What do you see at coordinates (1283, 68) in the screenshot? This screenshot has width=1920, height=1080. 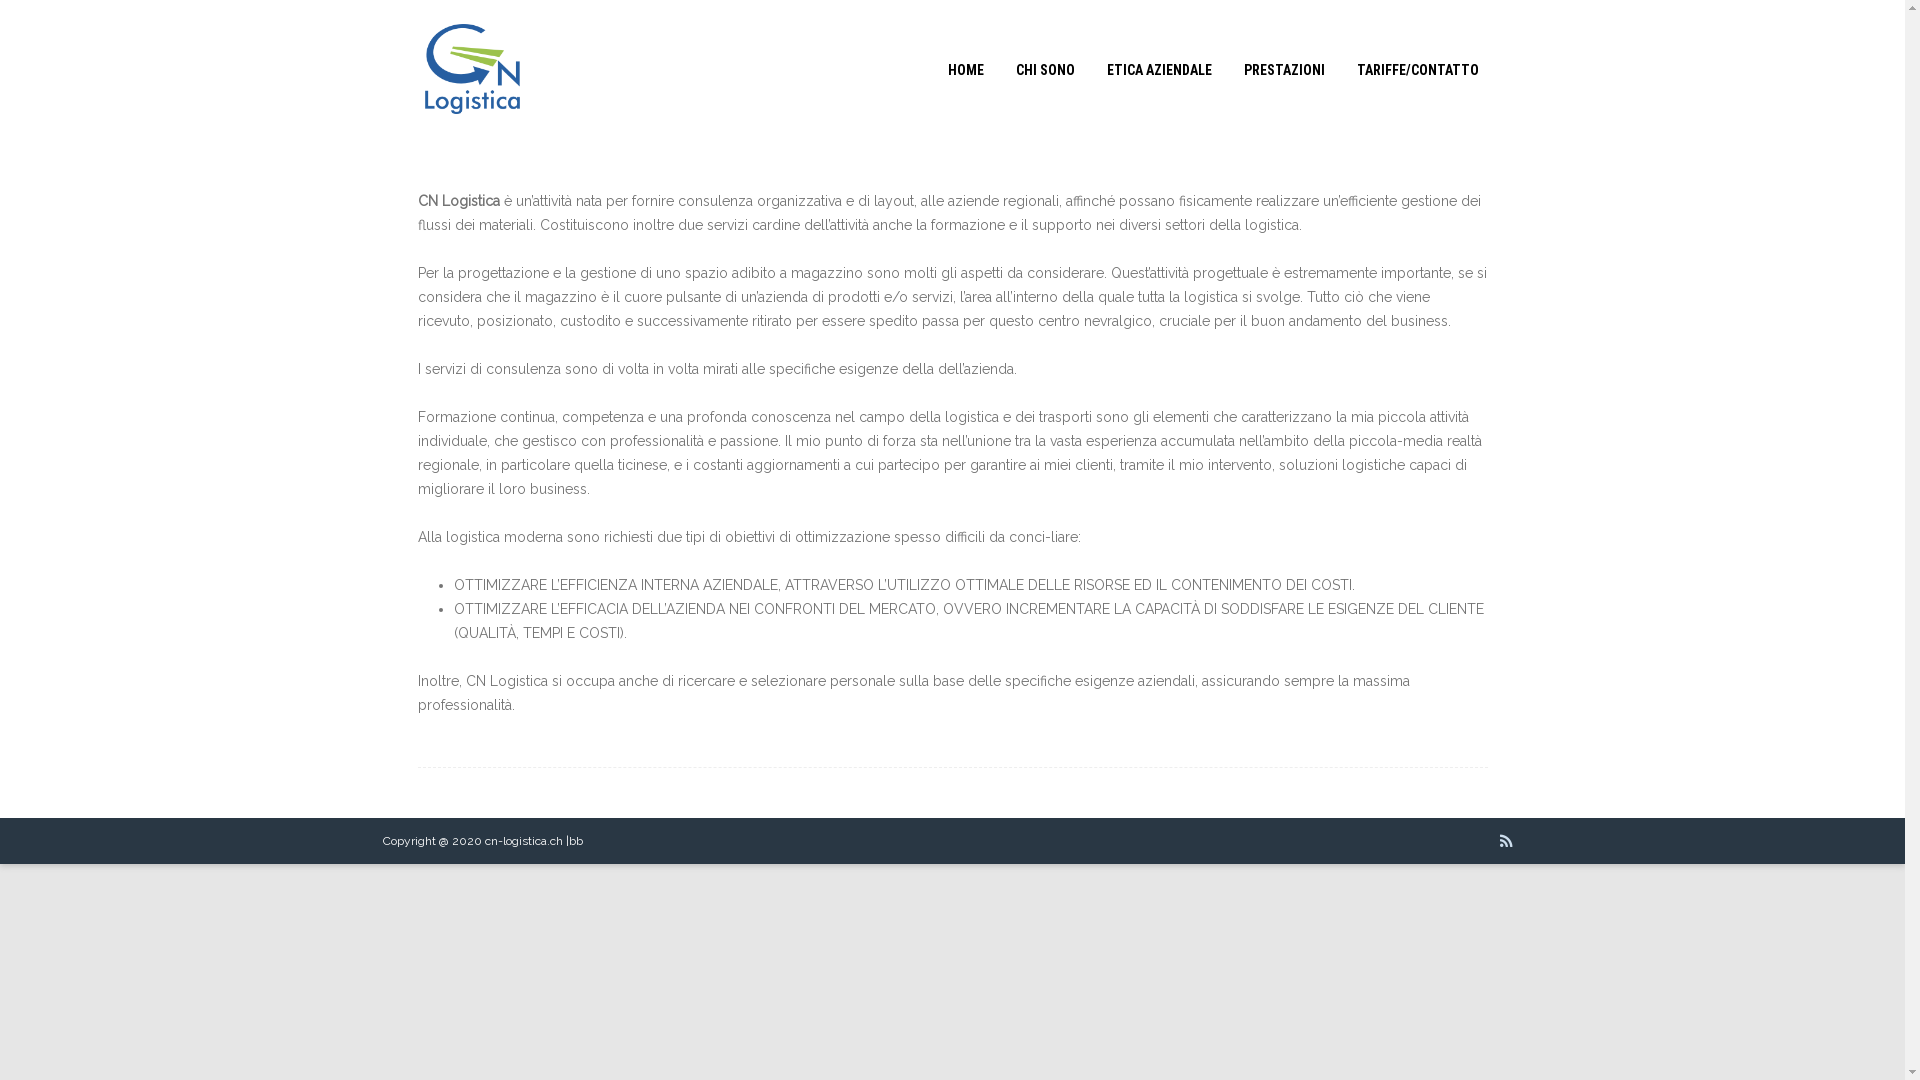 I see `'PRESTAZIONI'` at bounding box center [1283, 68].